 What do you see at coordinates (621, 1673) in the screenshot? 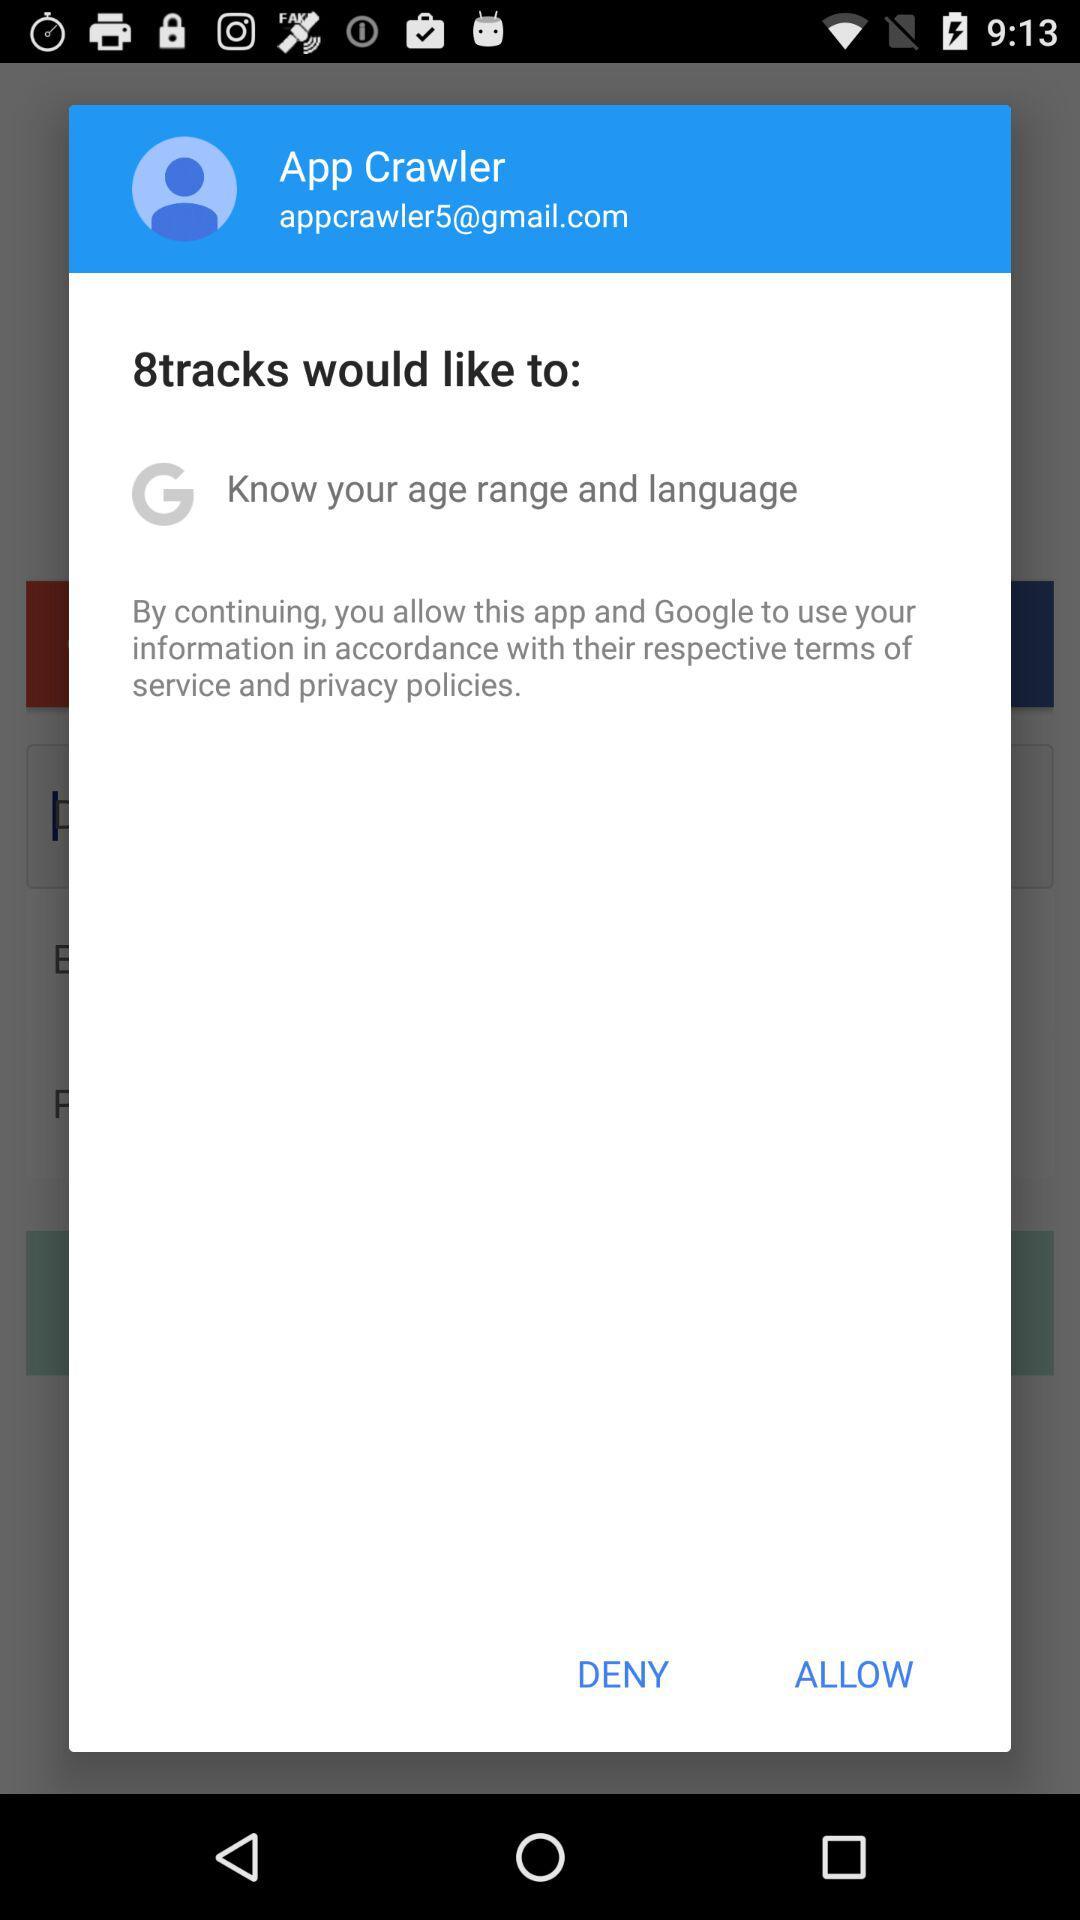
I see `the item to the left of allow icon` at bounding box center [621, 1673].